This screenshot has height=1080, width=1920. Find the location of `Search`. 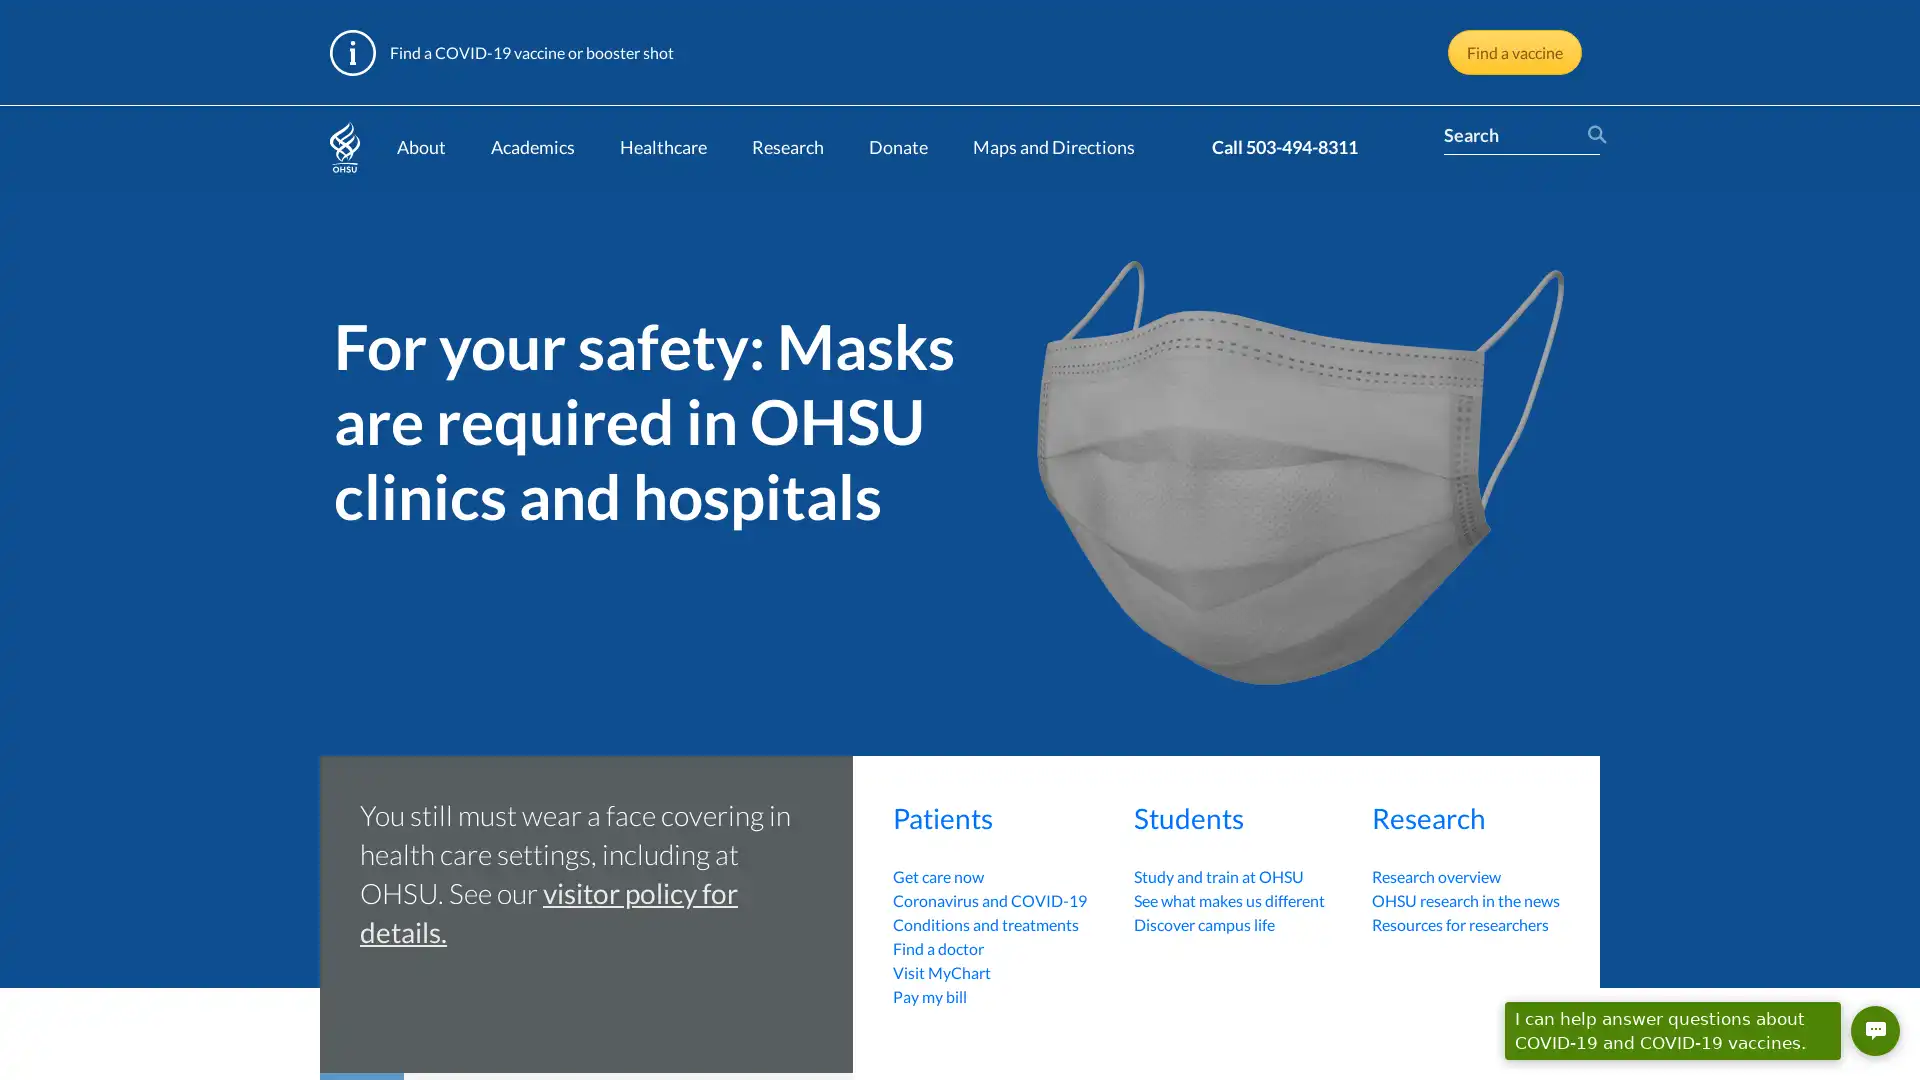

Search is located at coordinates (1592, 135).